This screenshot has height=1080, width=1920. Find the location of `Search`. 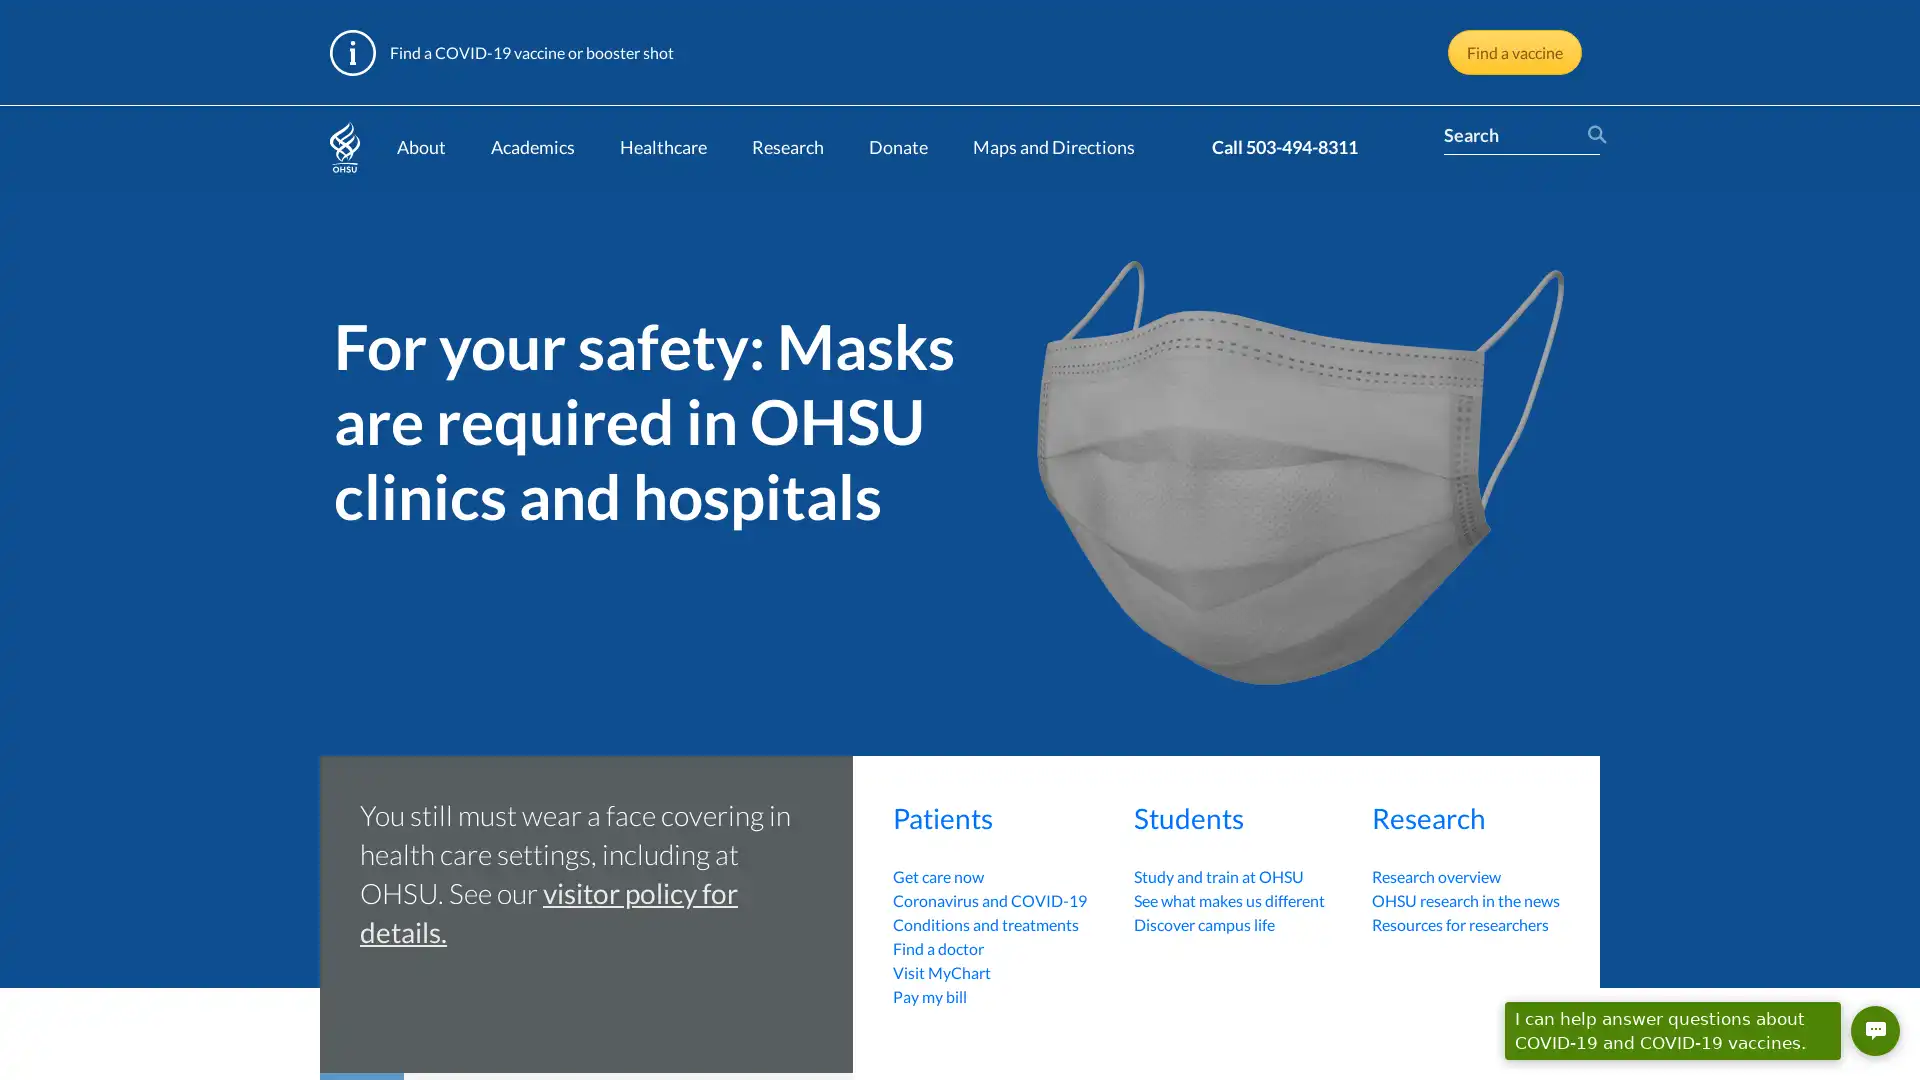

Search is located at coordinates (1592, 135).